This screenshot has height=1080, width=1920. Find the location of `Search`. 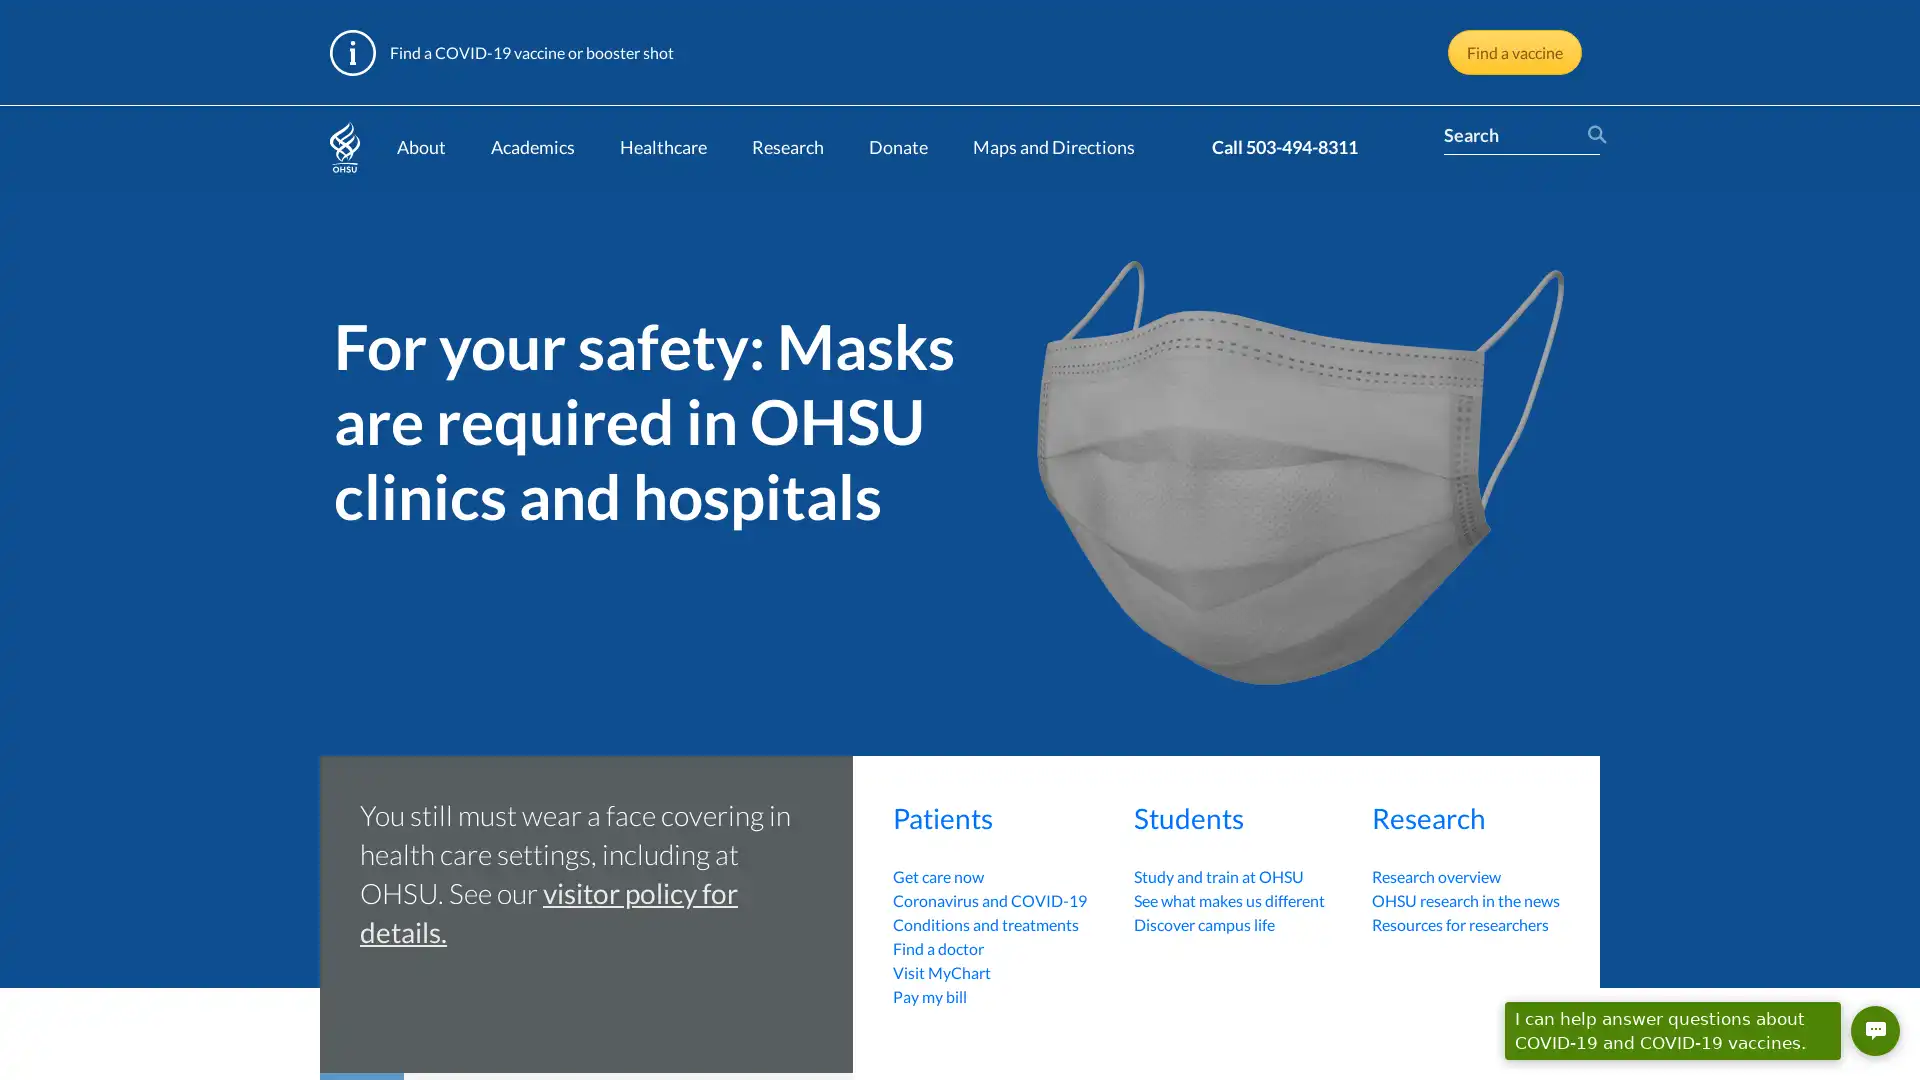

Search is located at coordinates (1592, 135).